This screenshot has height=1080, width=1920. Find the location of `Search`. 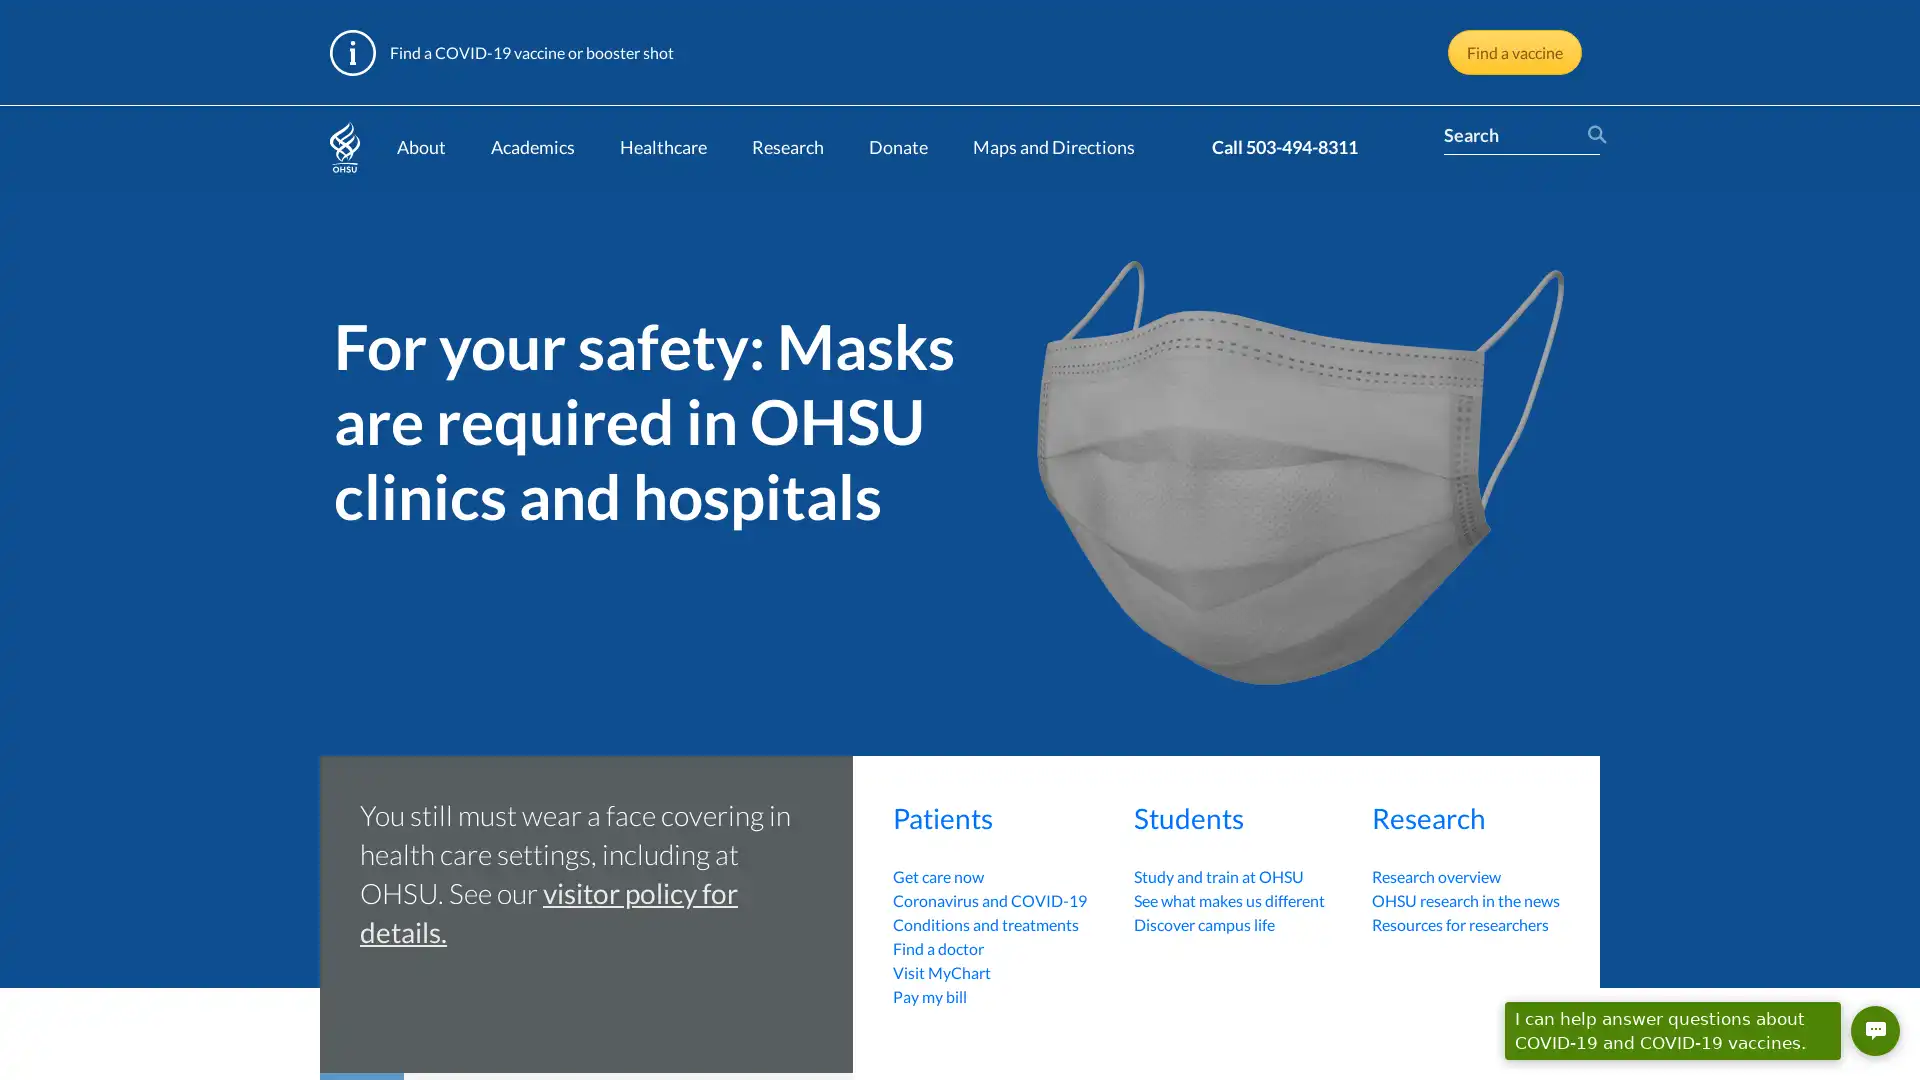

Search is located at coordinates (1592, 135).